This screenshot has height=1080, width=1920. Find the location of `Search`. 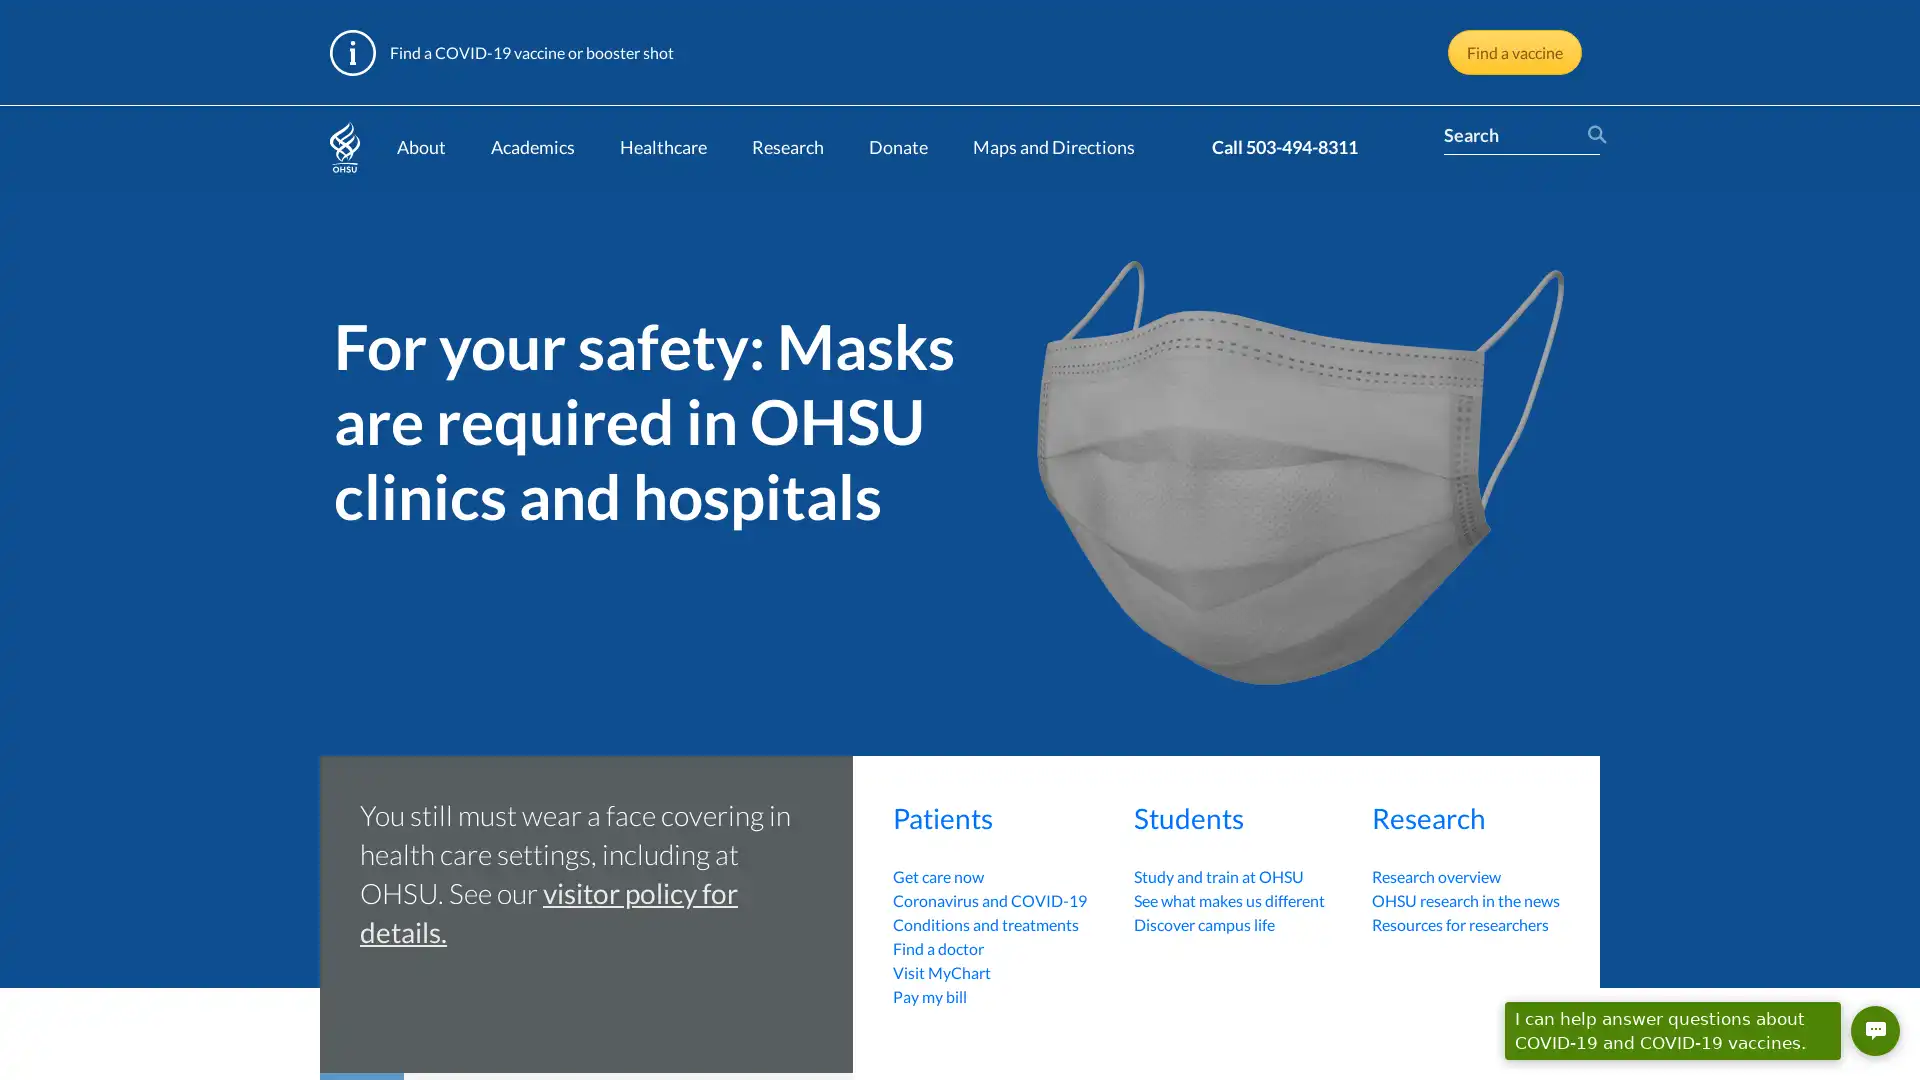

Search is located at coordinates (1592, 135).